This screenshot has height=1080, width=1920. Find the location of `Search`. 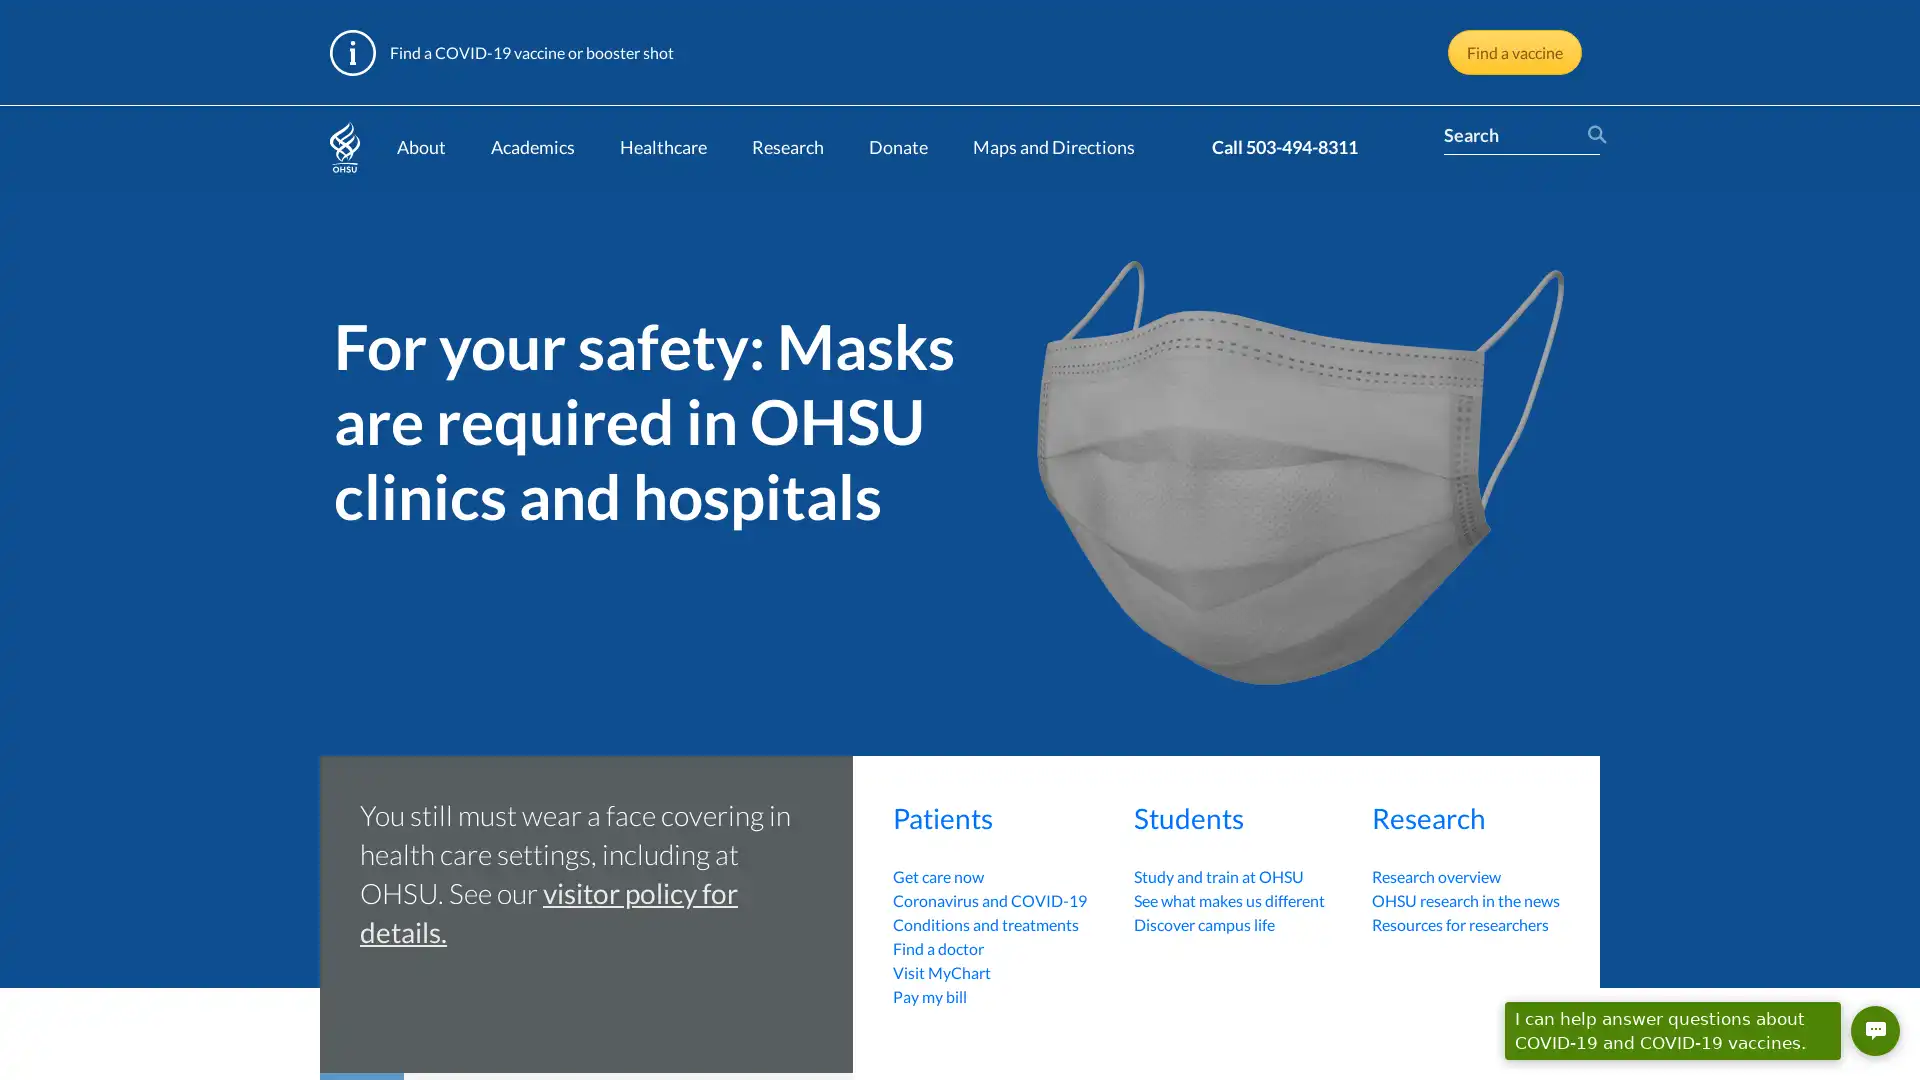

Search is located at coordinates (1592, 135).